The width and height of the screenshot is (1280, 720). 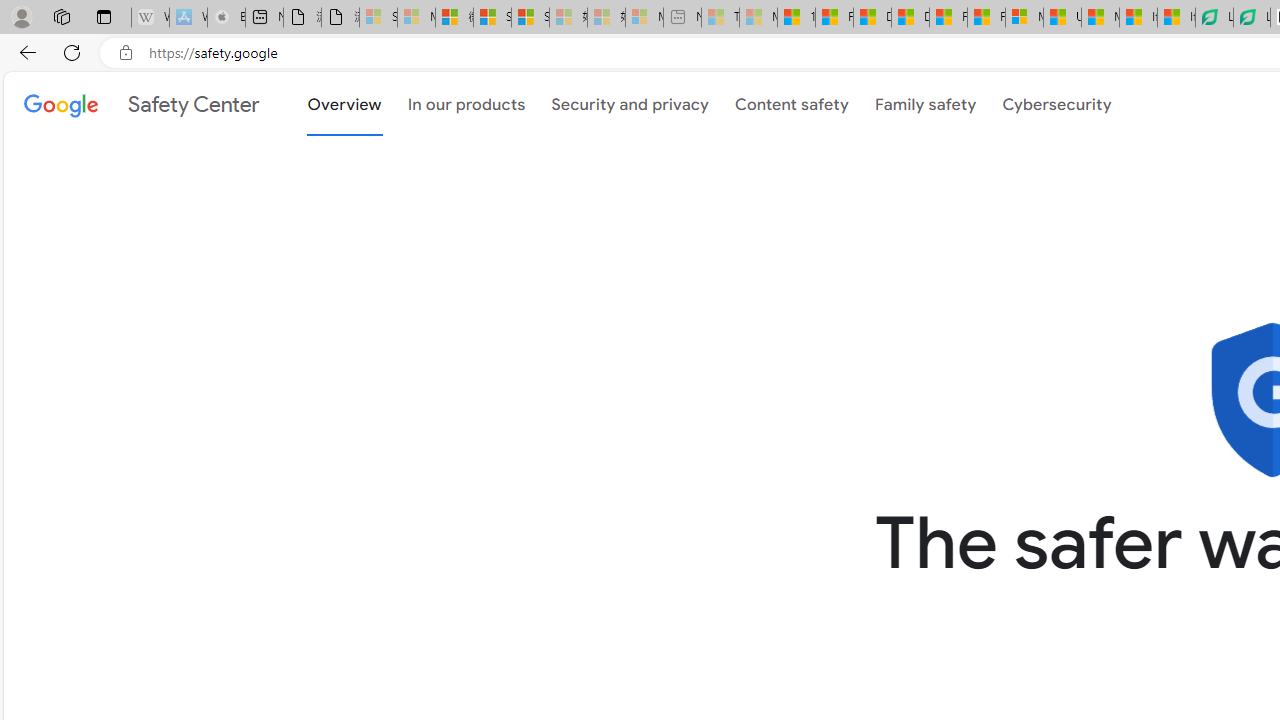 I want to click on 'Drinking tea every day is proven to delay biological aging', so click(x=909, y=17).